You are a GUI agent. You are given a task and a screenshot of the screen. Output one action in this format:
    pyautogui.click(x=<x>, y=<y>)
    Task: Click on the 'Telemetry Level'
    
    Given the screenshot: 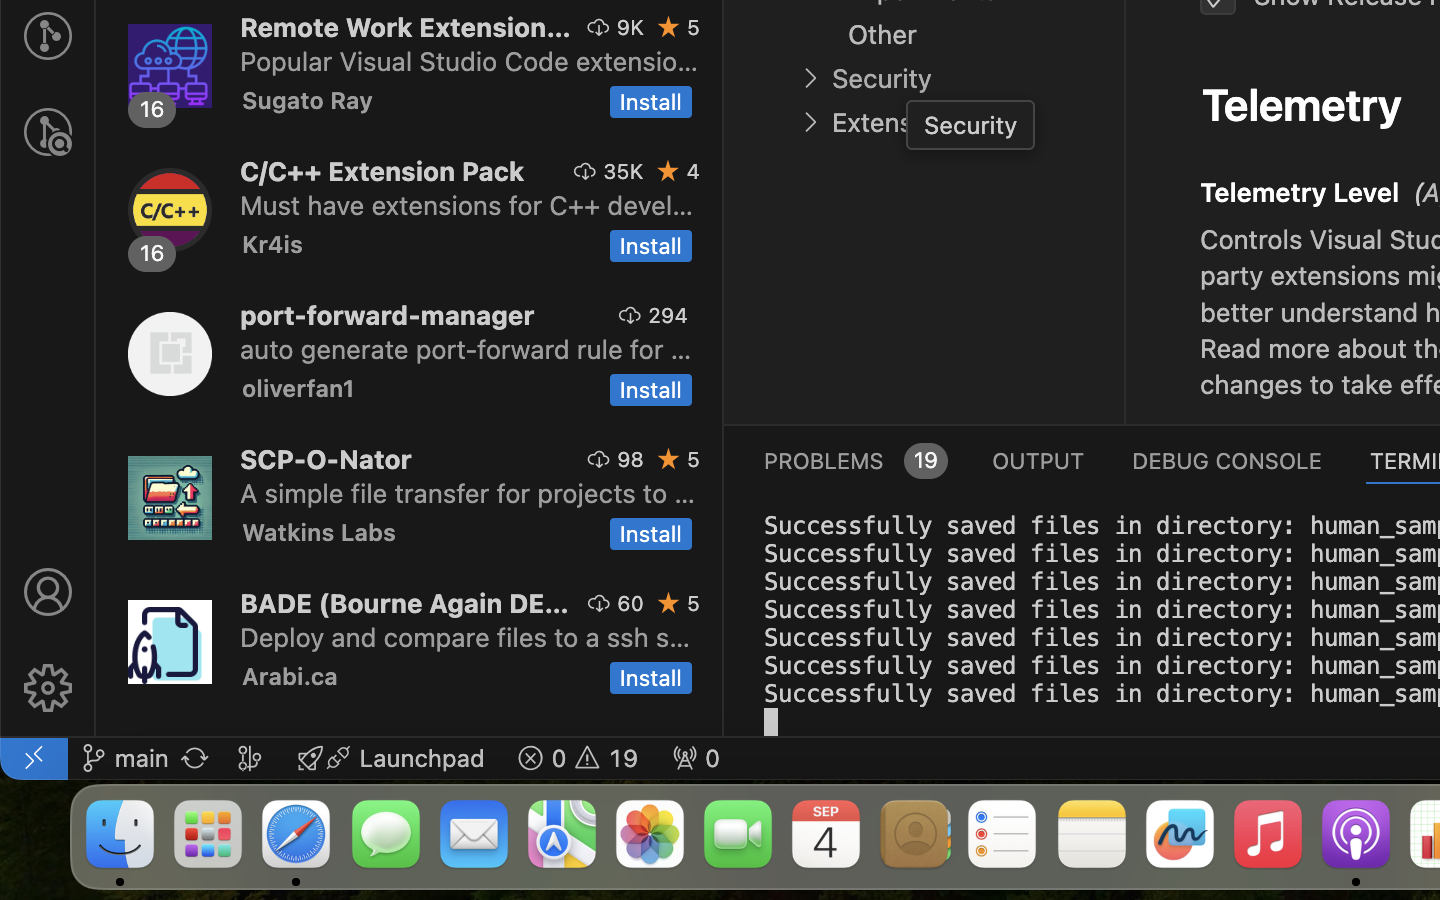 What is the action you would take?
    pyautogui.click(x=1300, y=192)
    